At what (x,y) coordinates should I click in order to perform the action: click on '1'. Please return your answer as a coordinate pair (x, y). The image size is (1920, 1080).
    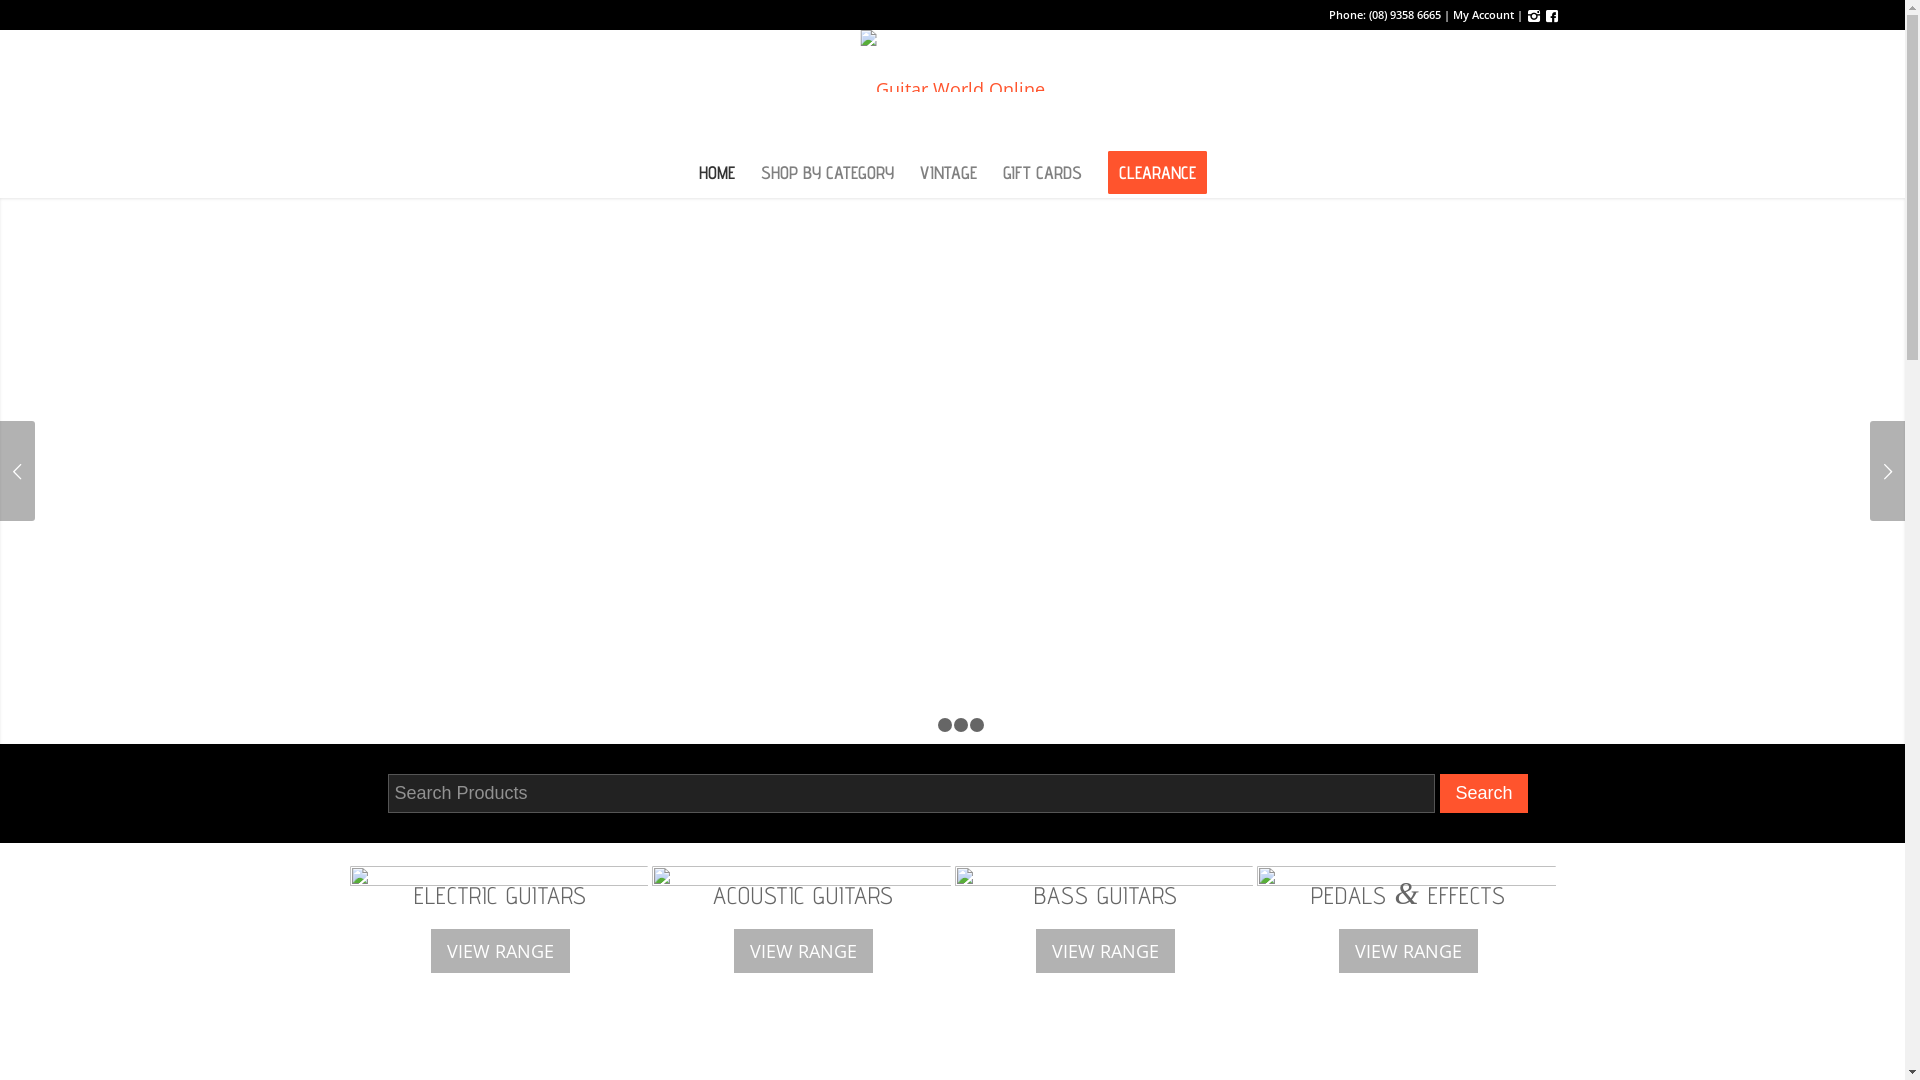
    Looking at the image, I should click on (928, 725).